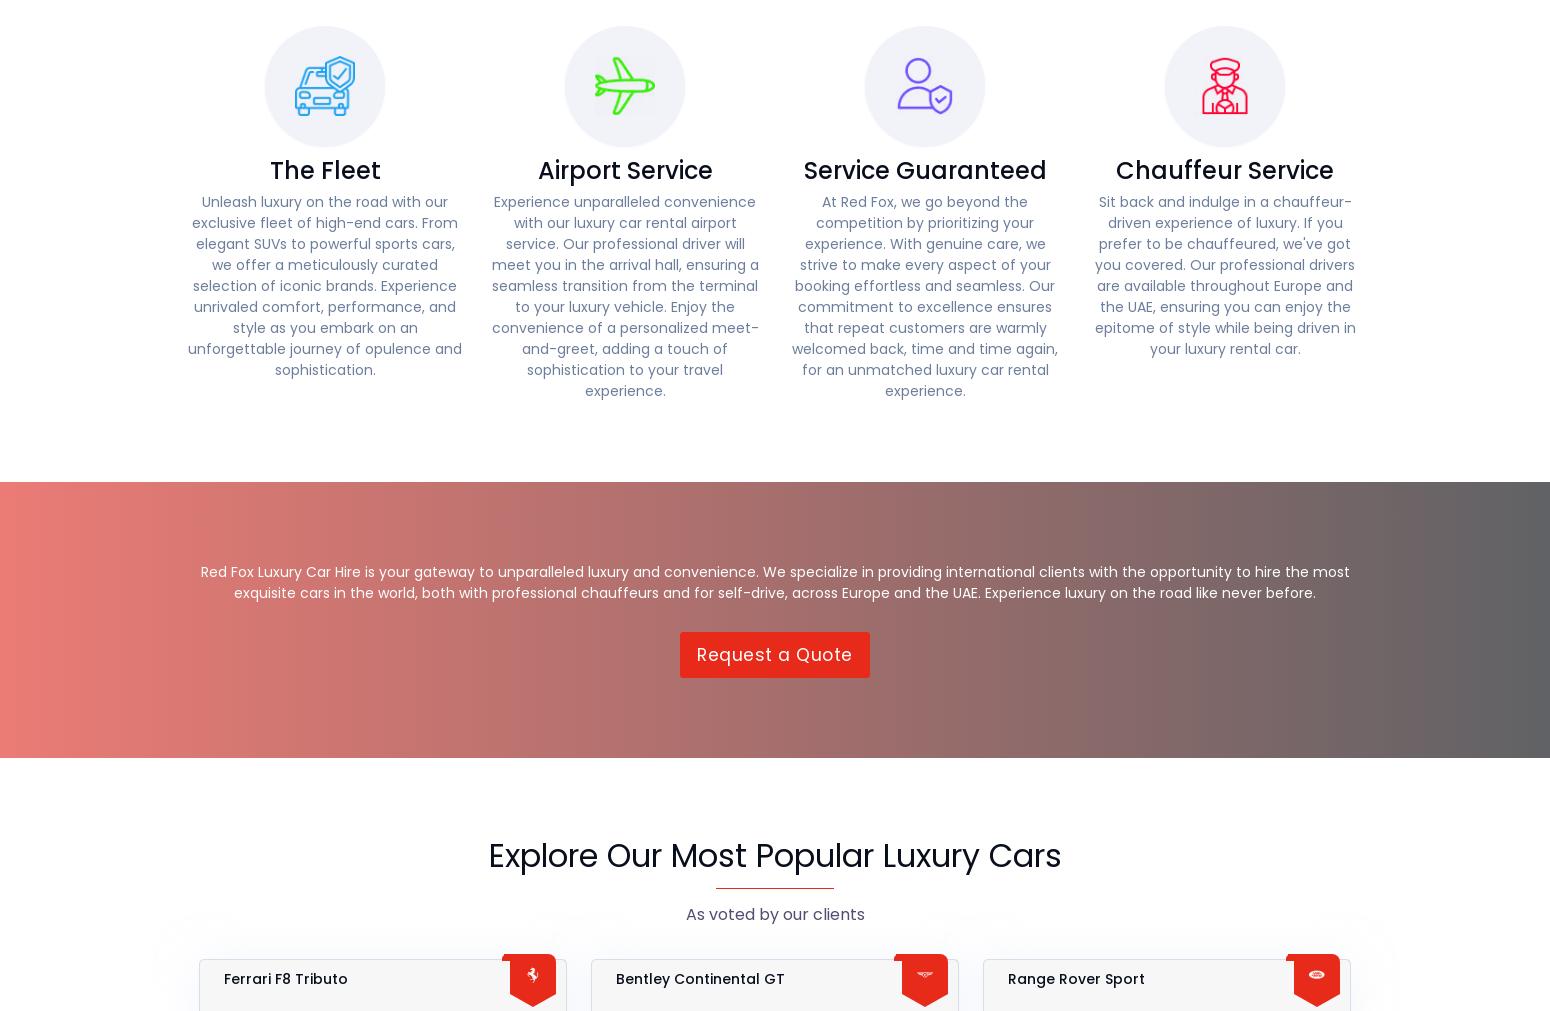 The height and width of the screenshot is (1011, 1550). Describe the element at coordinates (774, 581) in the screenshot. I see `'Red Fox Luxury Car Hire is your gateway to unparalleled luxury and convenience. We specialize in providing international clients with the opportunity to hire the most exquisite cars in the world, both with professional chauffeurs and for self-drive, across Europe and the UAE. Experience luxury on the road like never before.'` at that location.